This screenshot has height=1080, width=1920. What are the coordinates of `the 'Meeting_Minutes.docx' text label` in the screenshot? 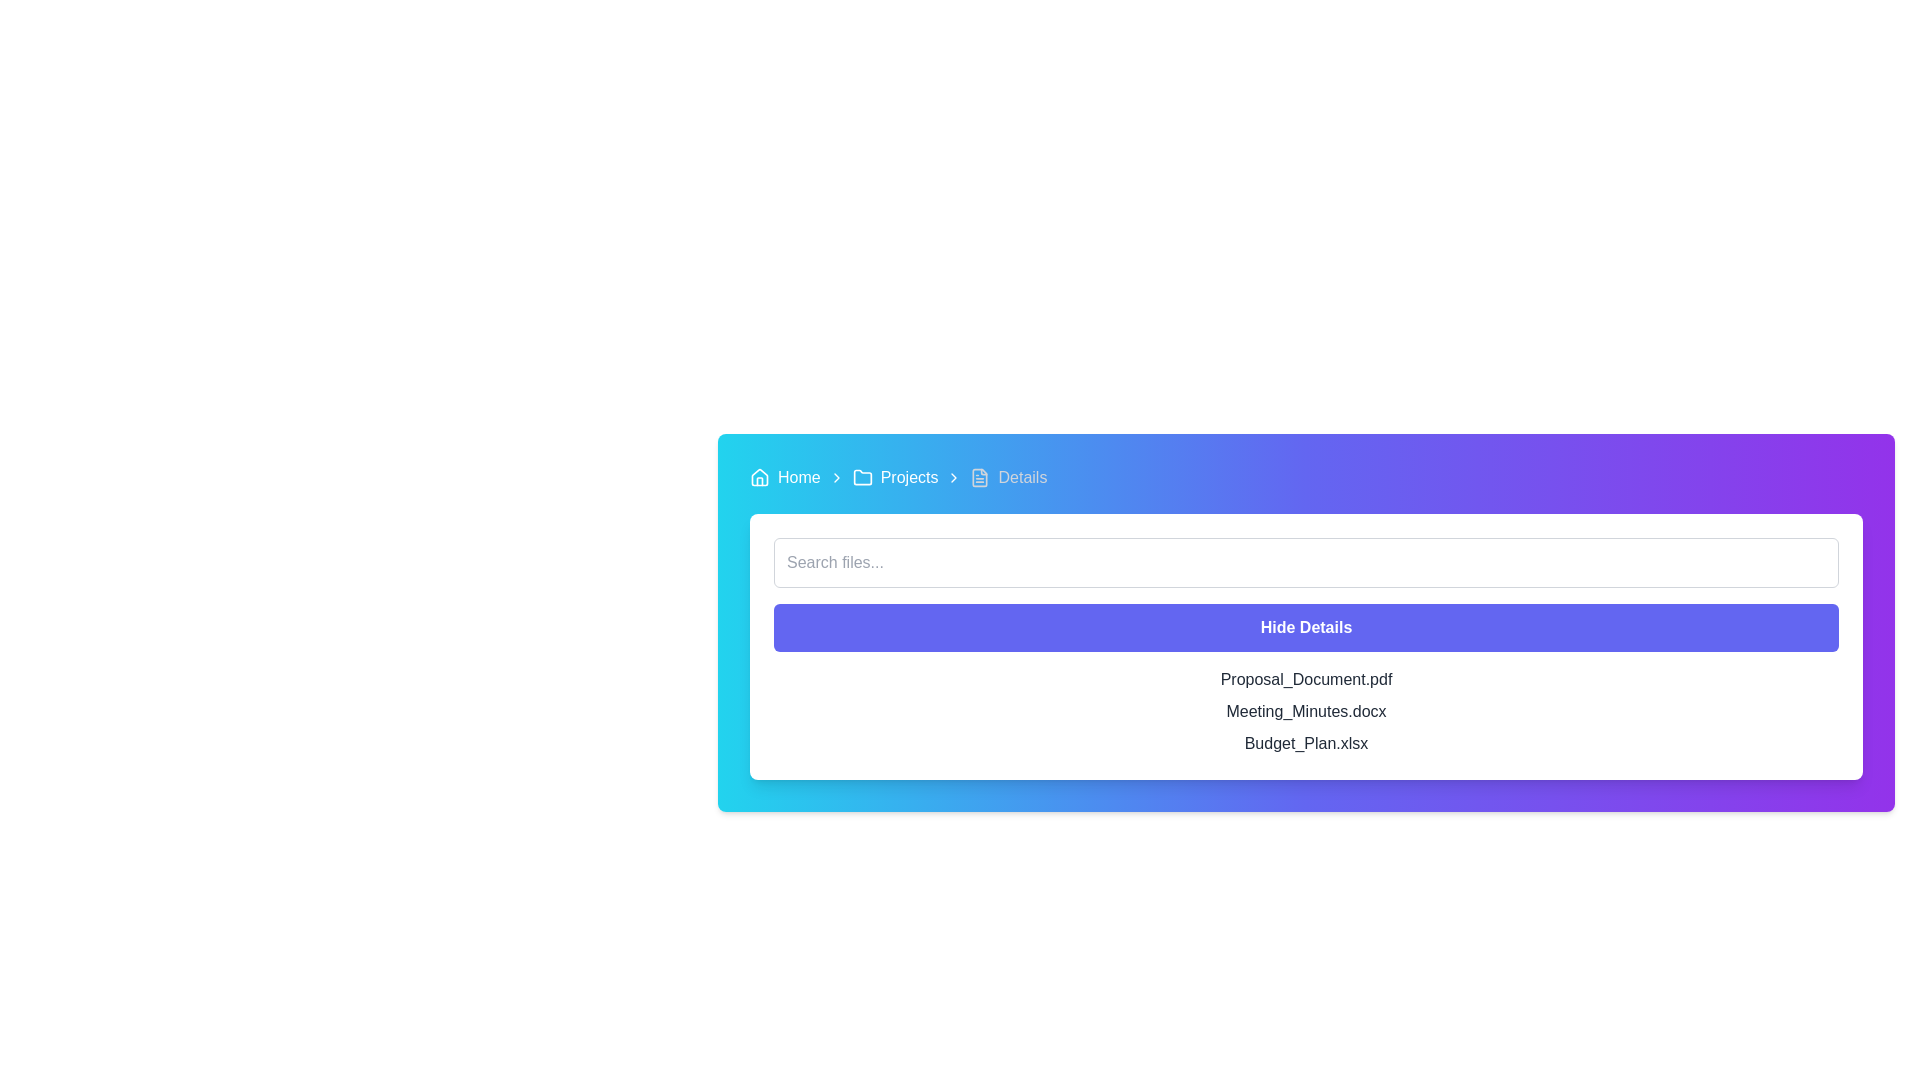 It's located at (1306, 711).